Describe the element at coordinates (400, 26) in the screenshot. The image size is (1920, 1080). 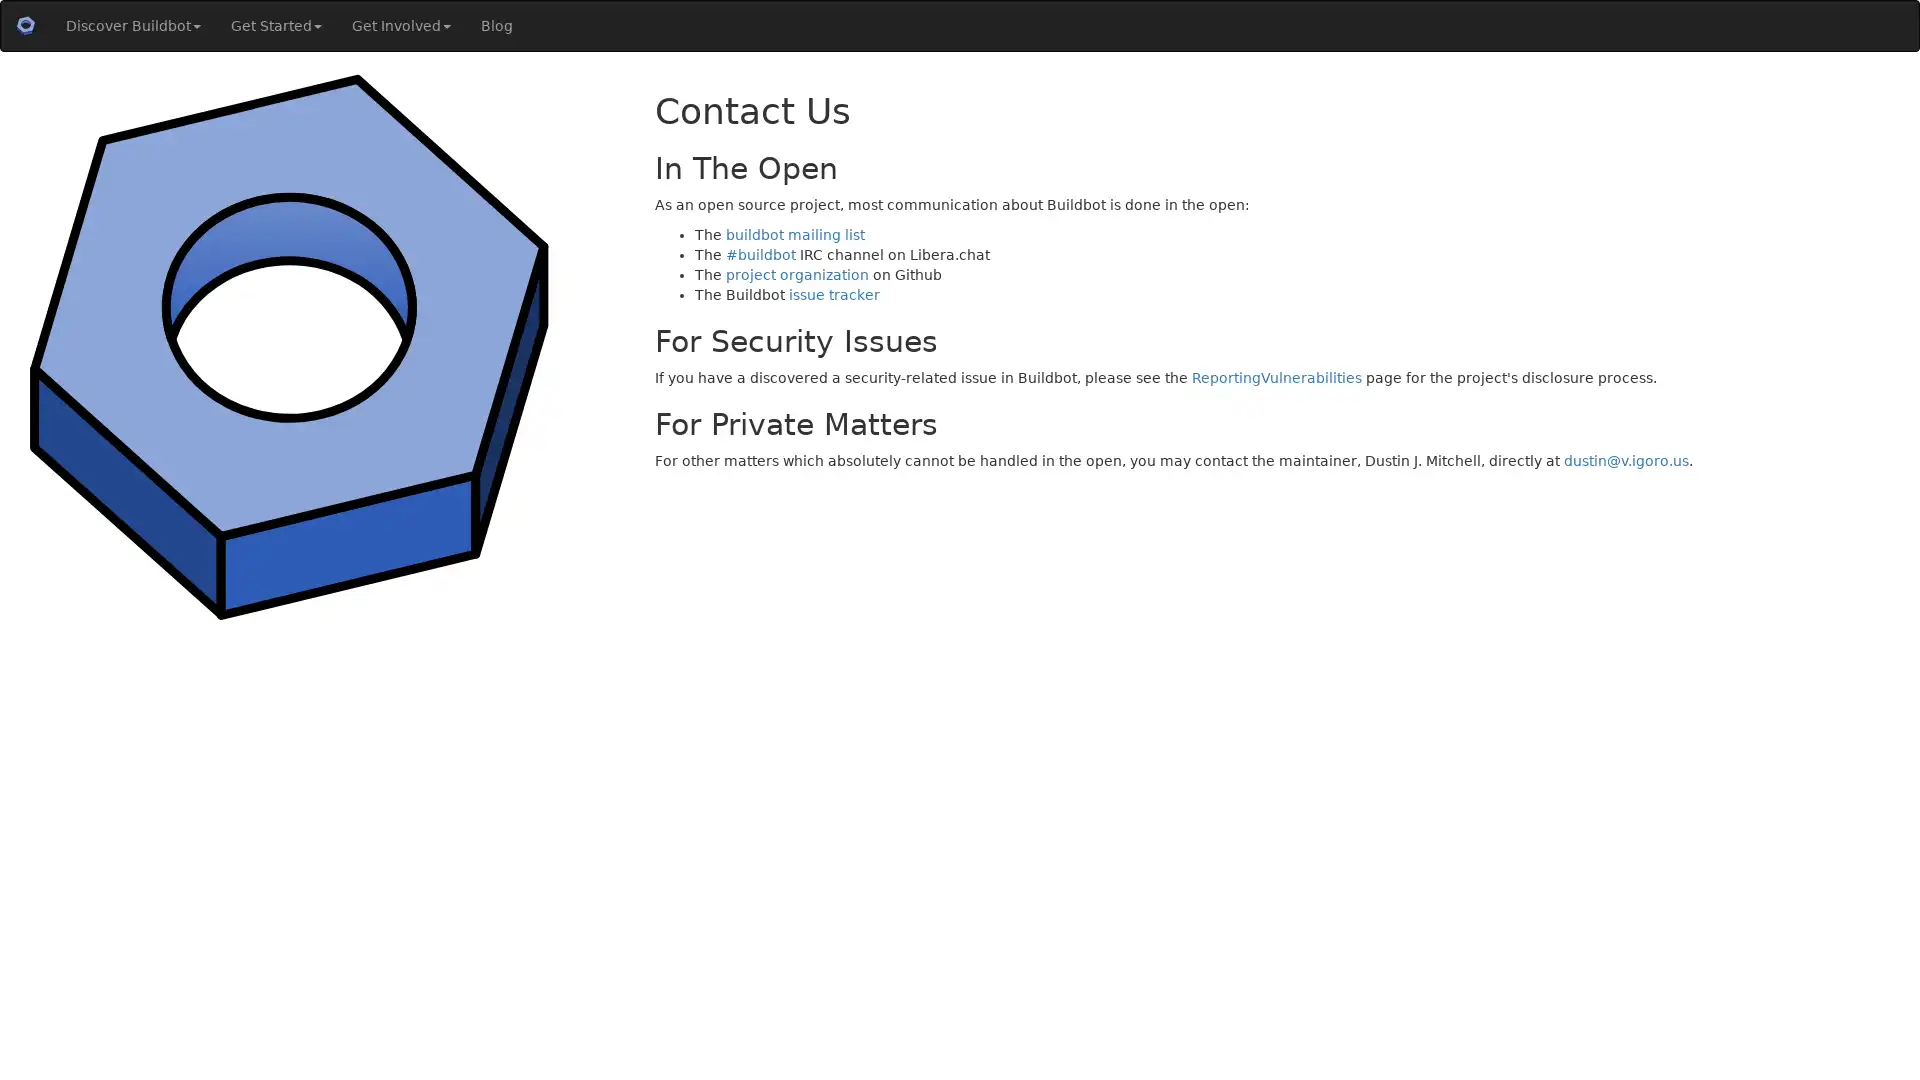
I see `Get Involved` at that location.